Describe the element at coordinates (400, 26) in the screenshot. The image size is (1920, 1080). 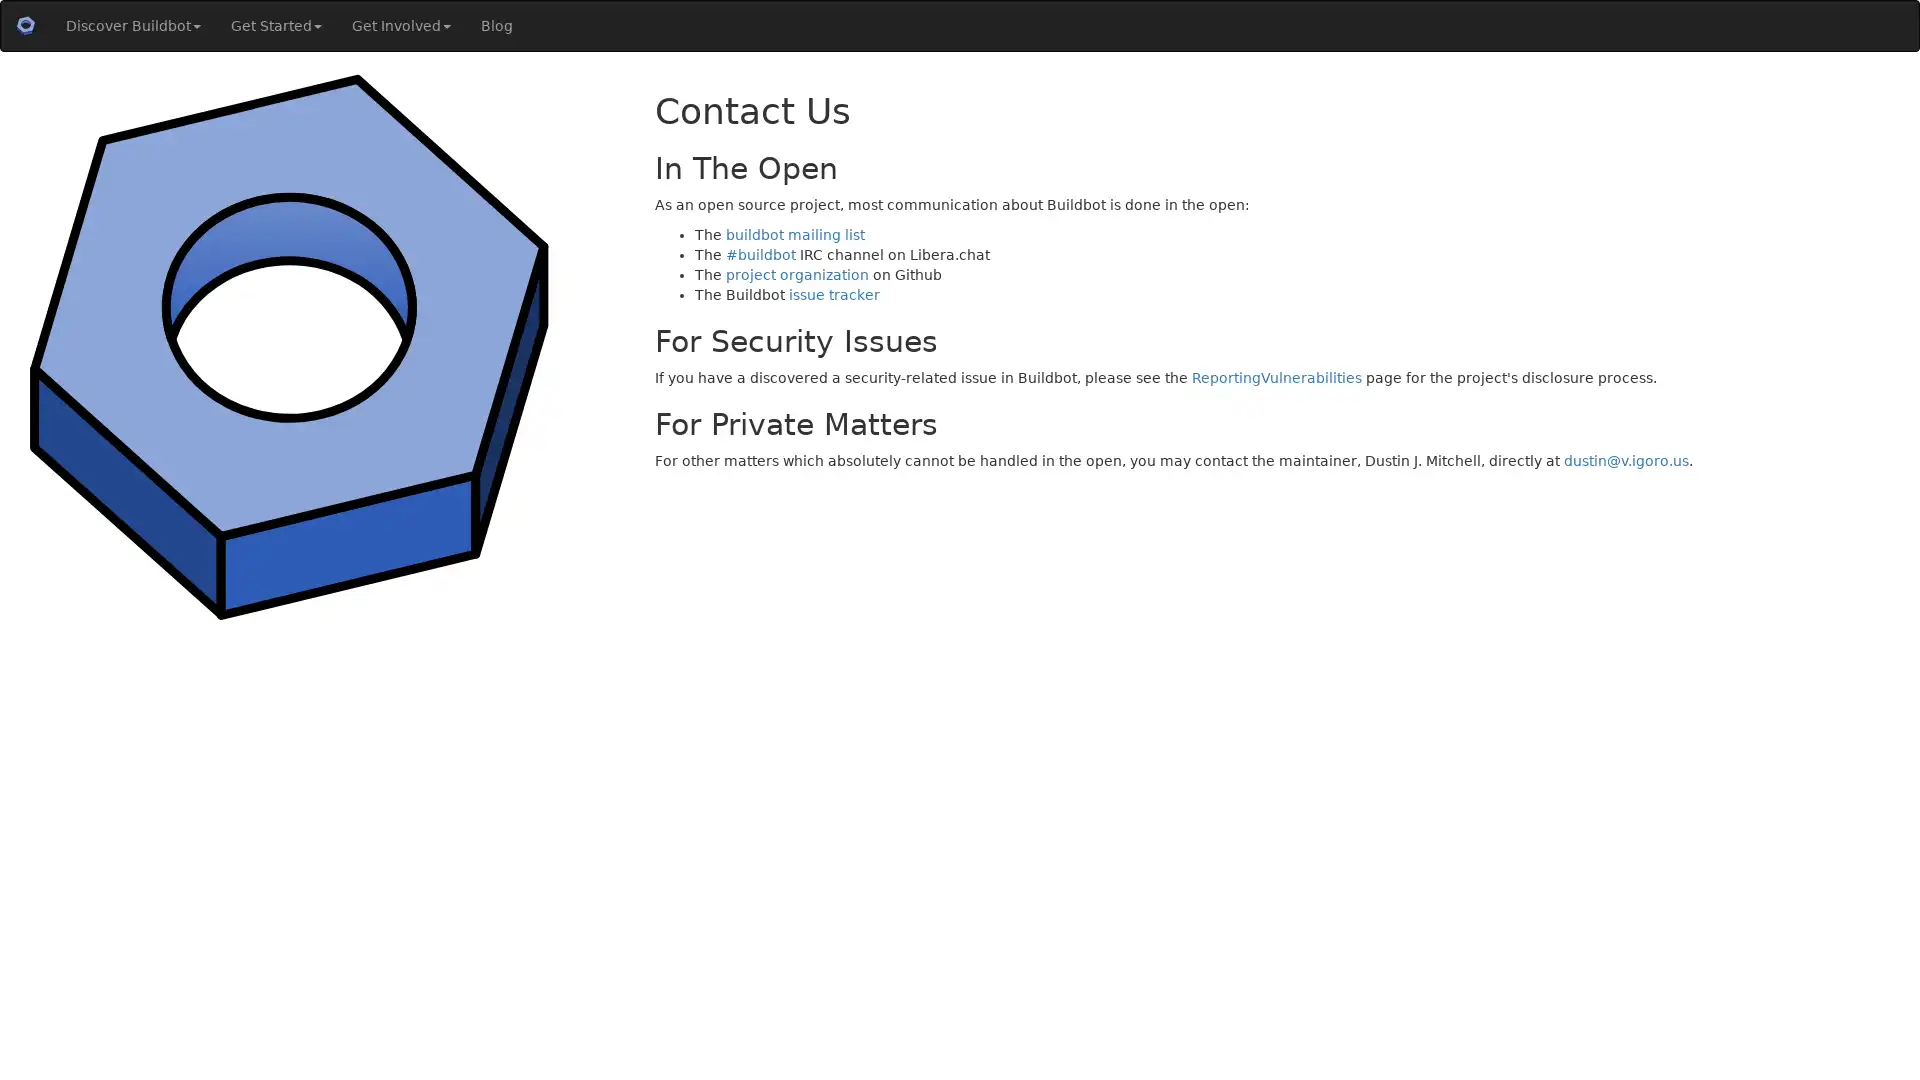
I see `Get Involved` at that location.